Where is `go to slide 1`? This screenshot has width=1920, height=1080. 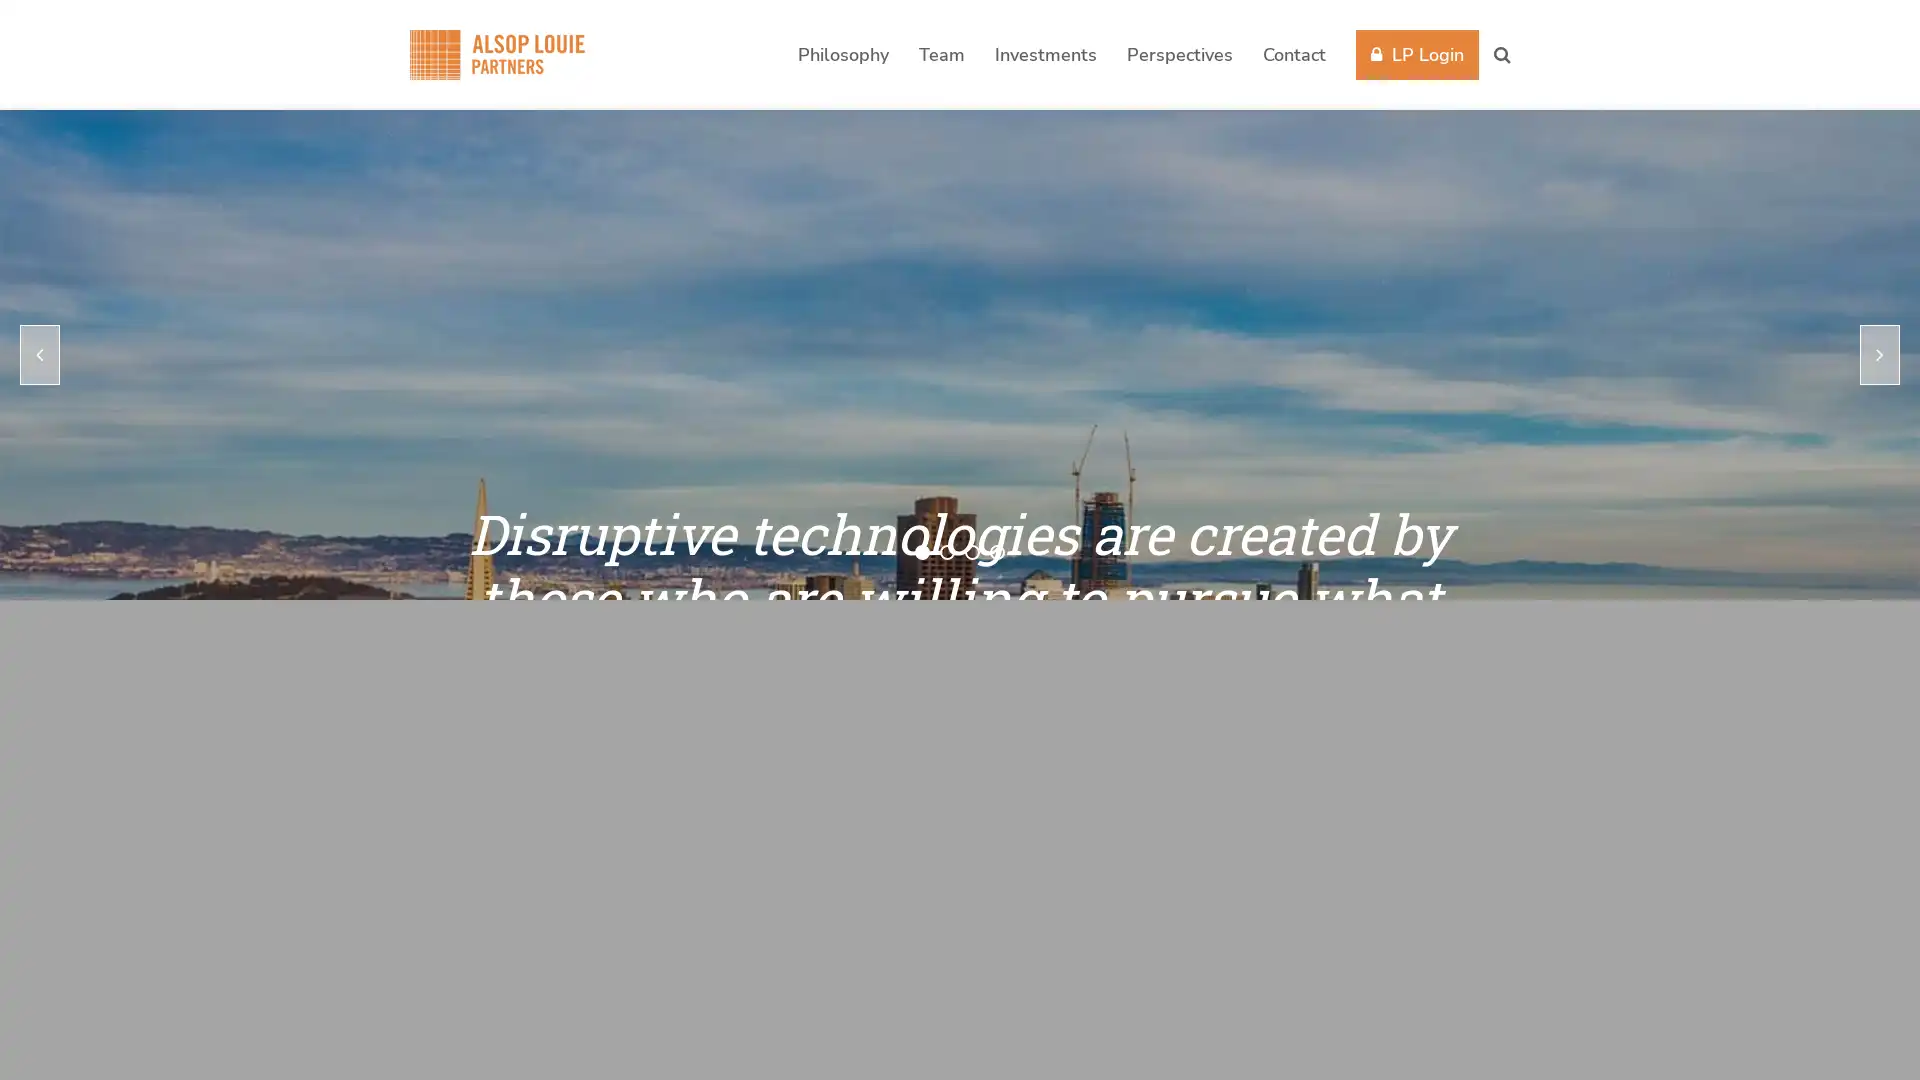
go to slide 1 is located at coordinates (921, 1032).